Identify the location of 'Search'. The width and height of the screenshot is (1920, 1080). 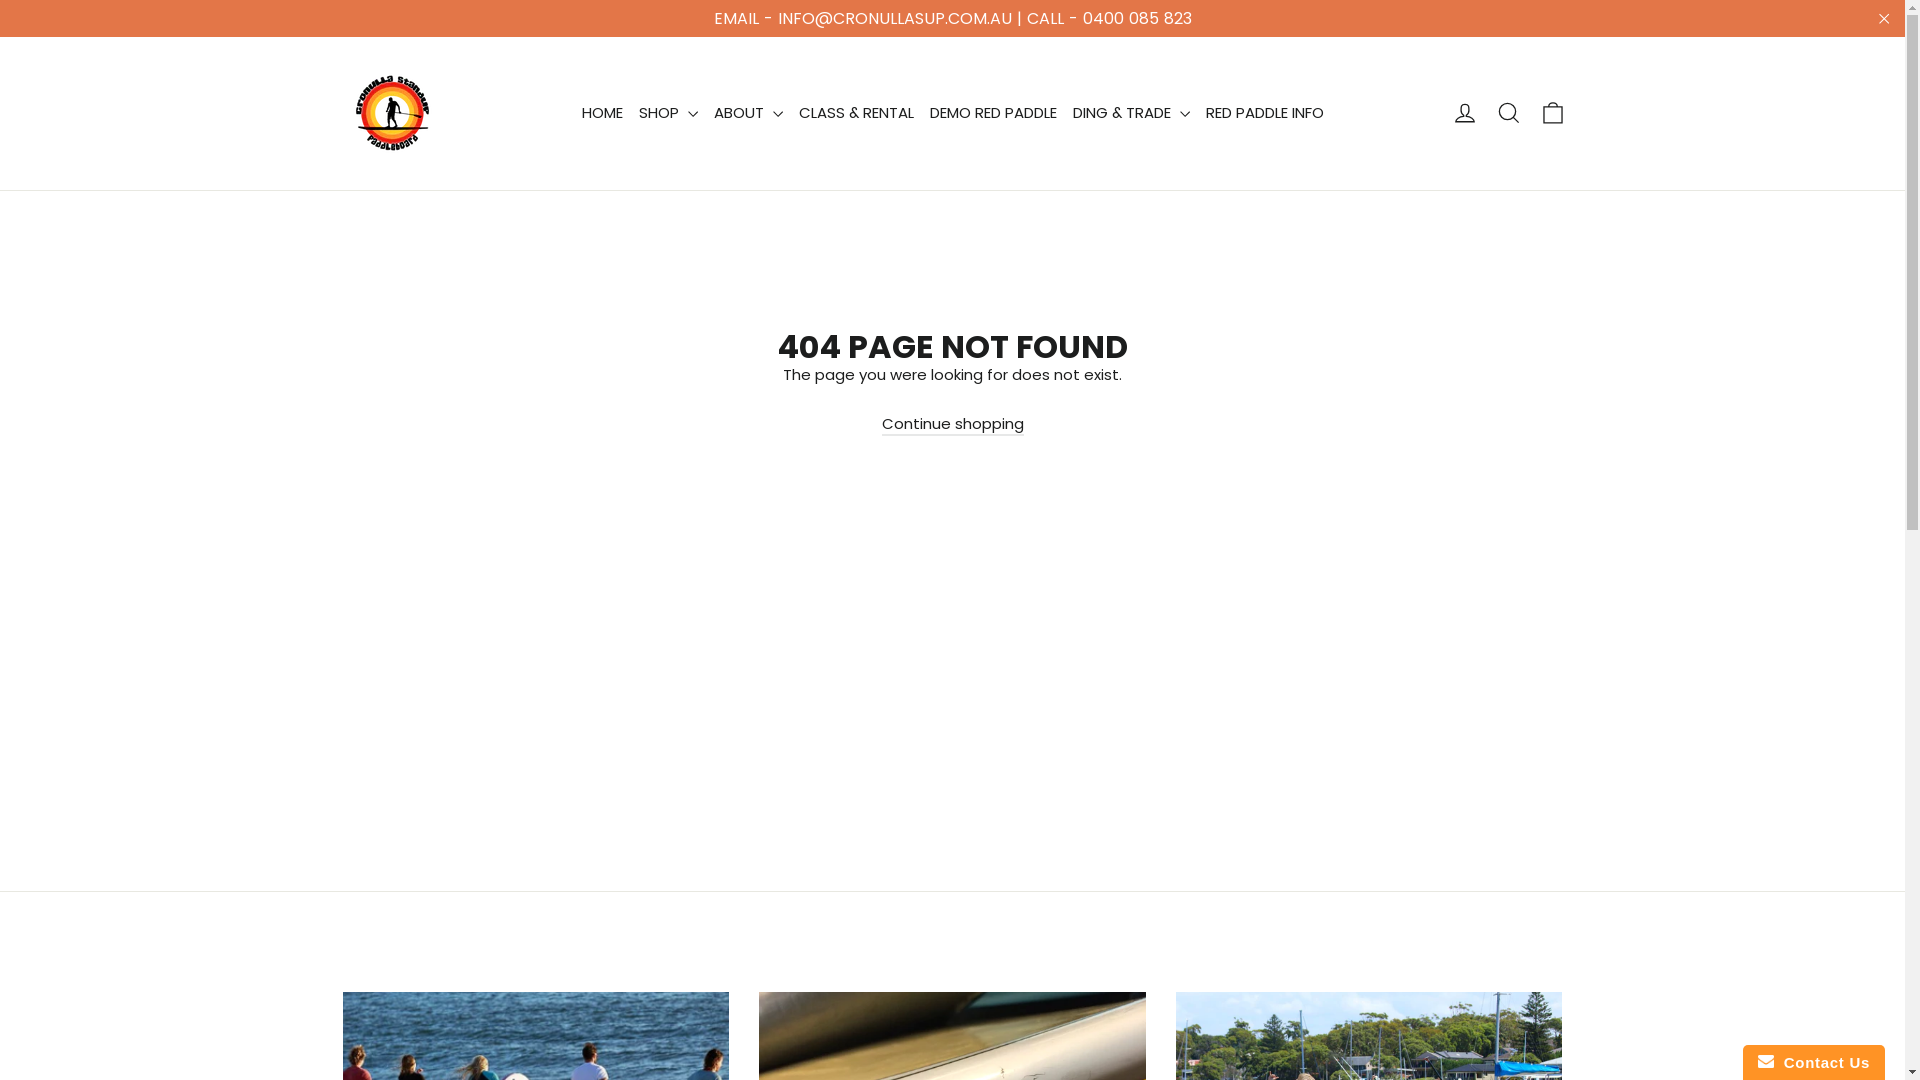
(1507, 112).